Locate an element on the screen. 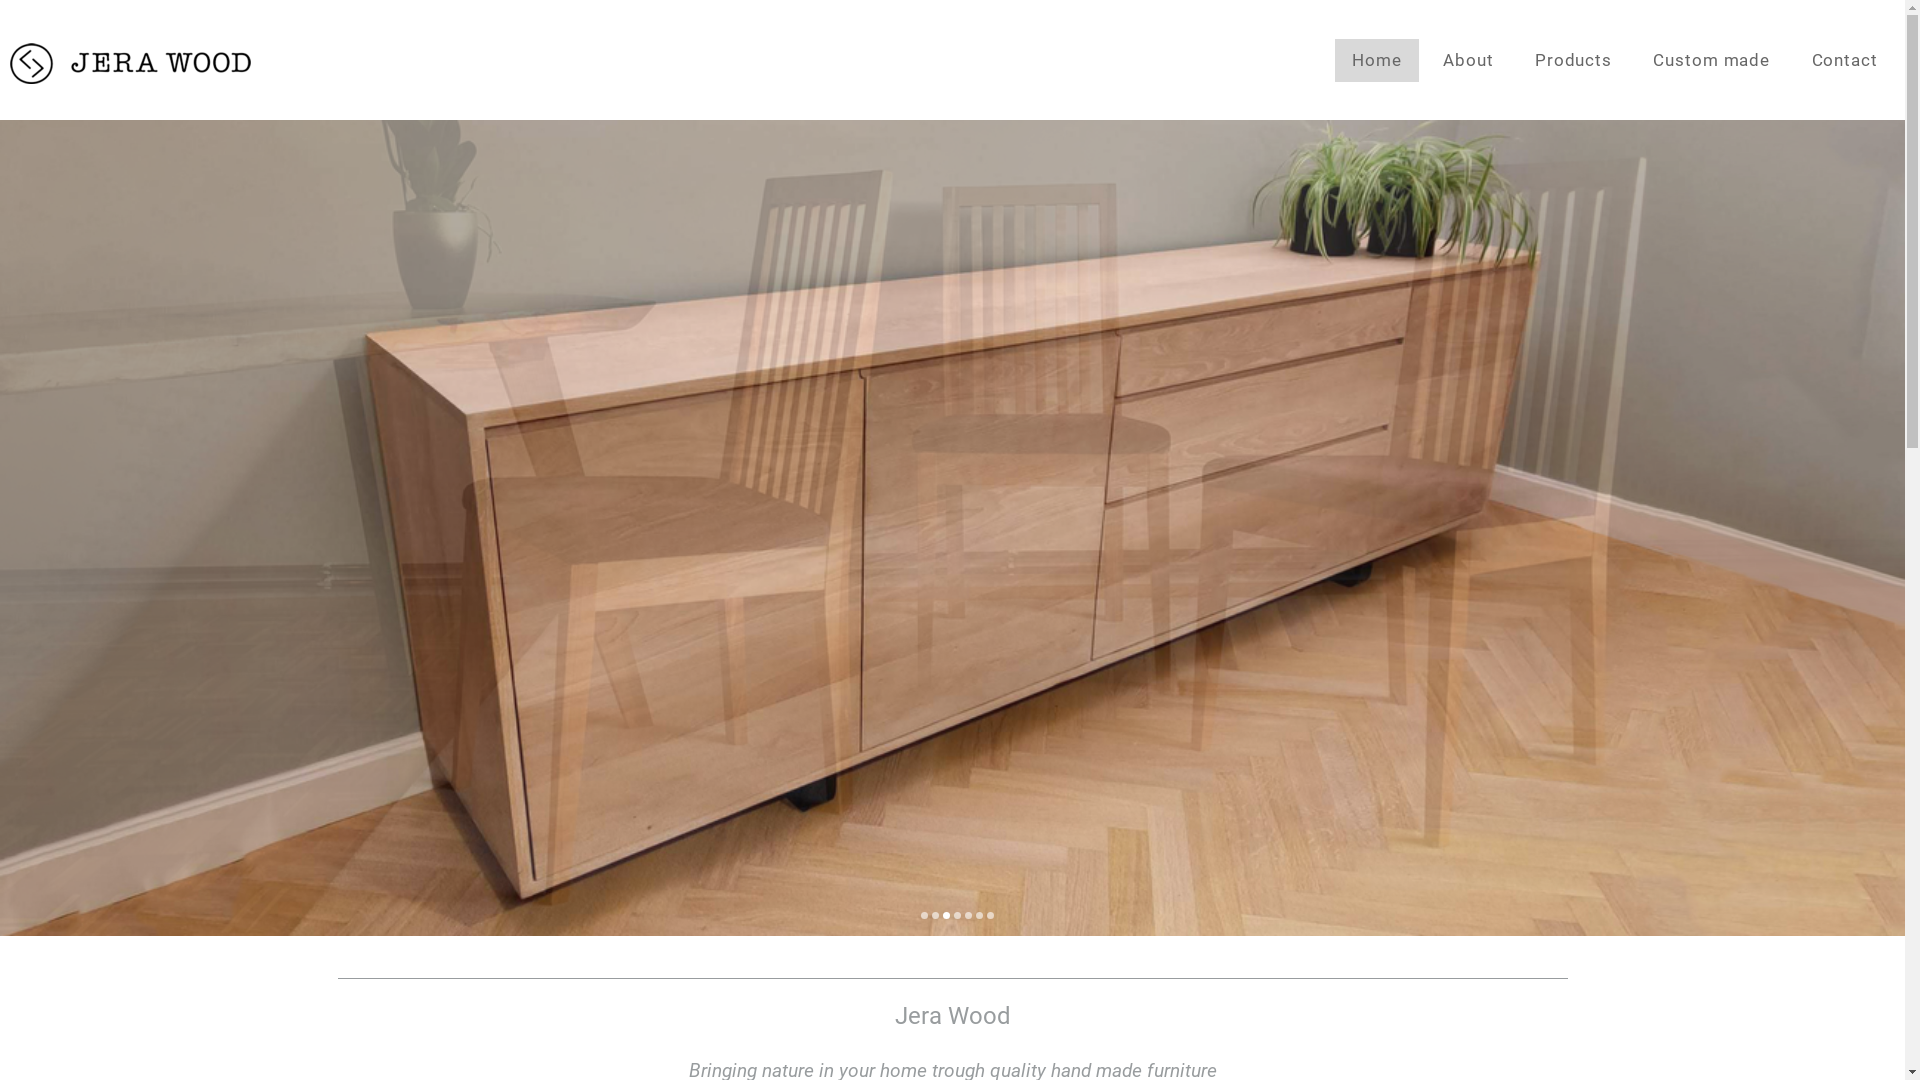 This screenshot has width=1920, height=1080. 'Products' is located at coordinates (1573, 59).